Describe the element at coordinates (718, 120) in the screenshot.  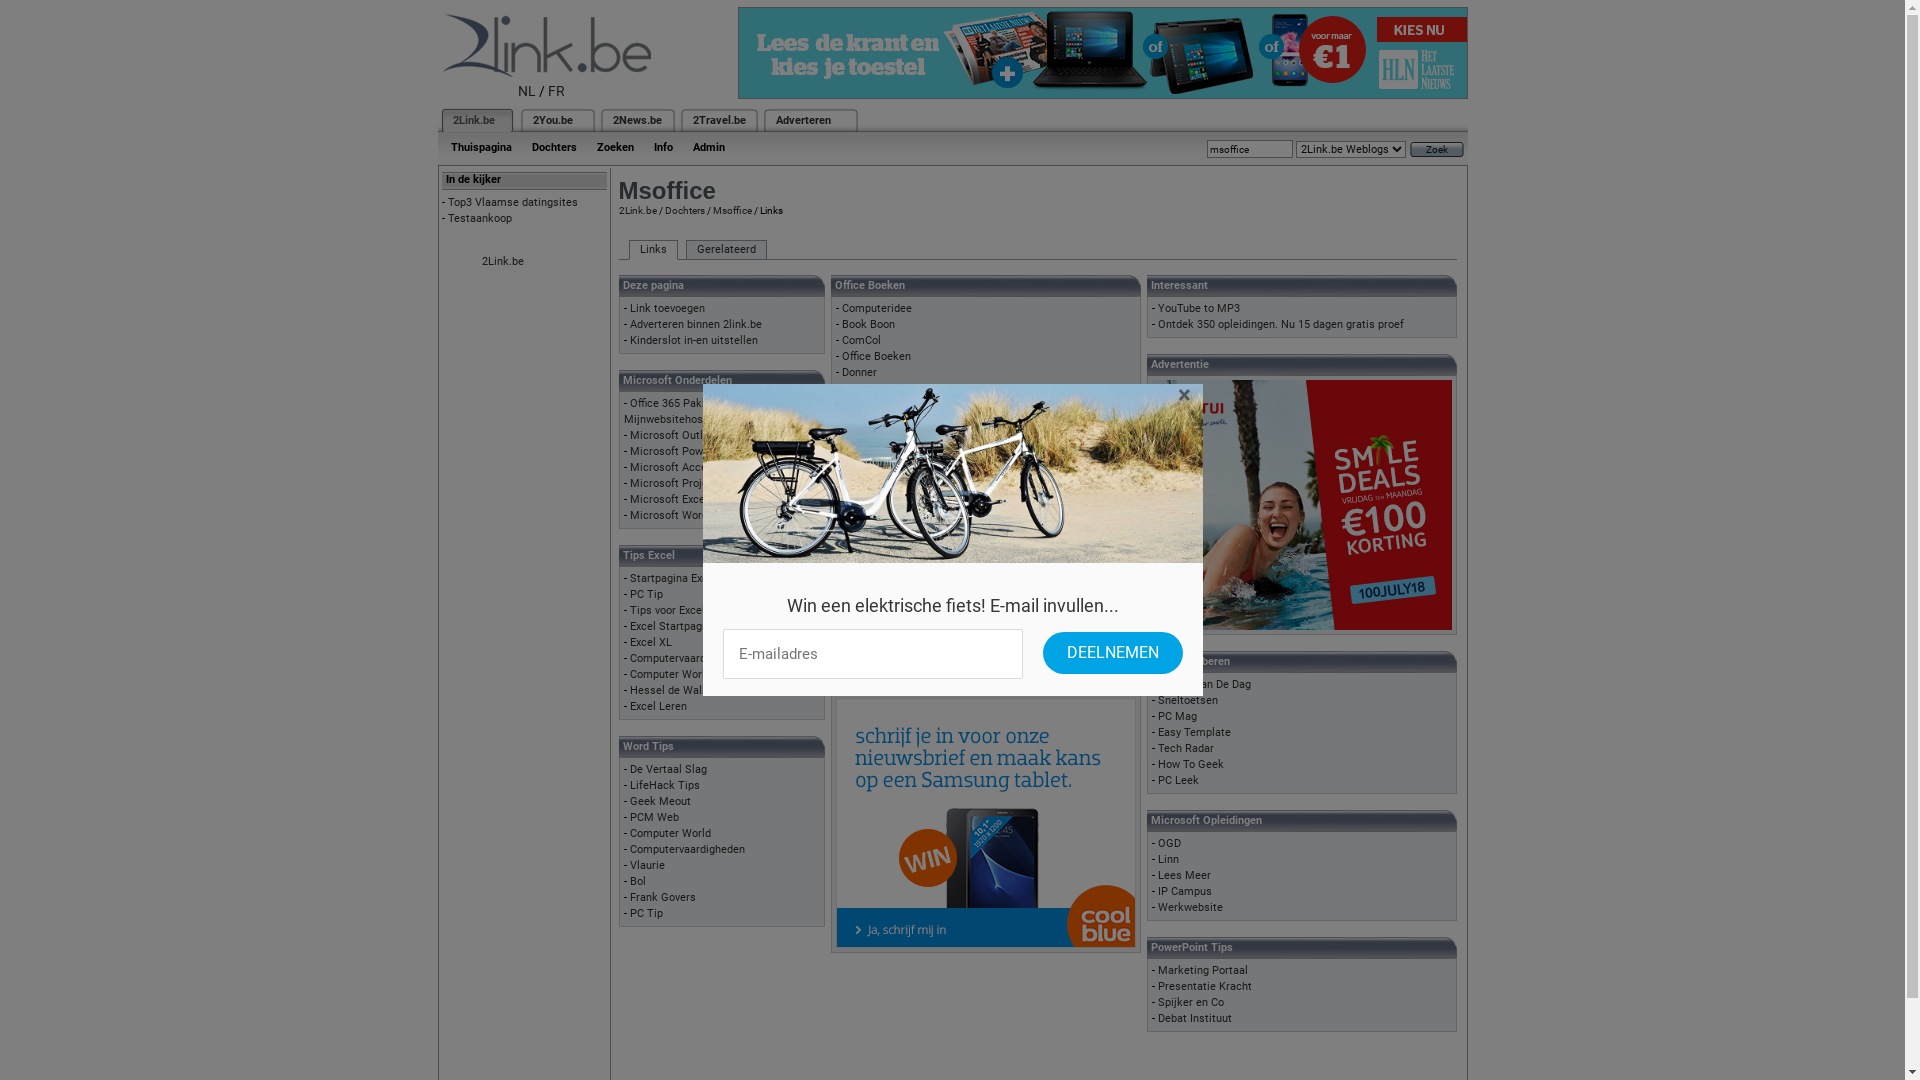
I see `'2Travel.be'` at that location.